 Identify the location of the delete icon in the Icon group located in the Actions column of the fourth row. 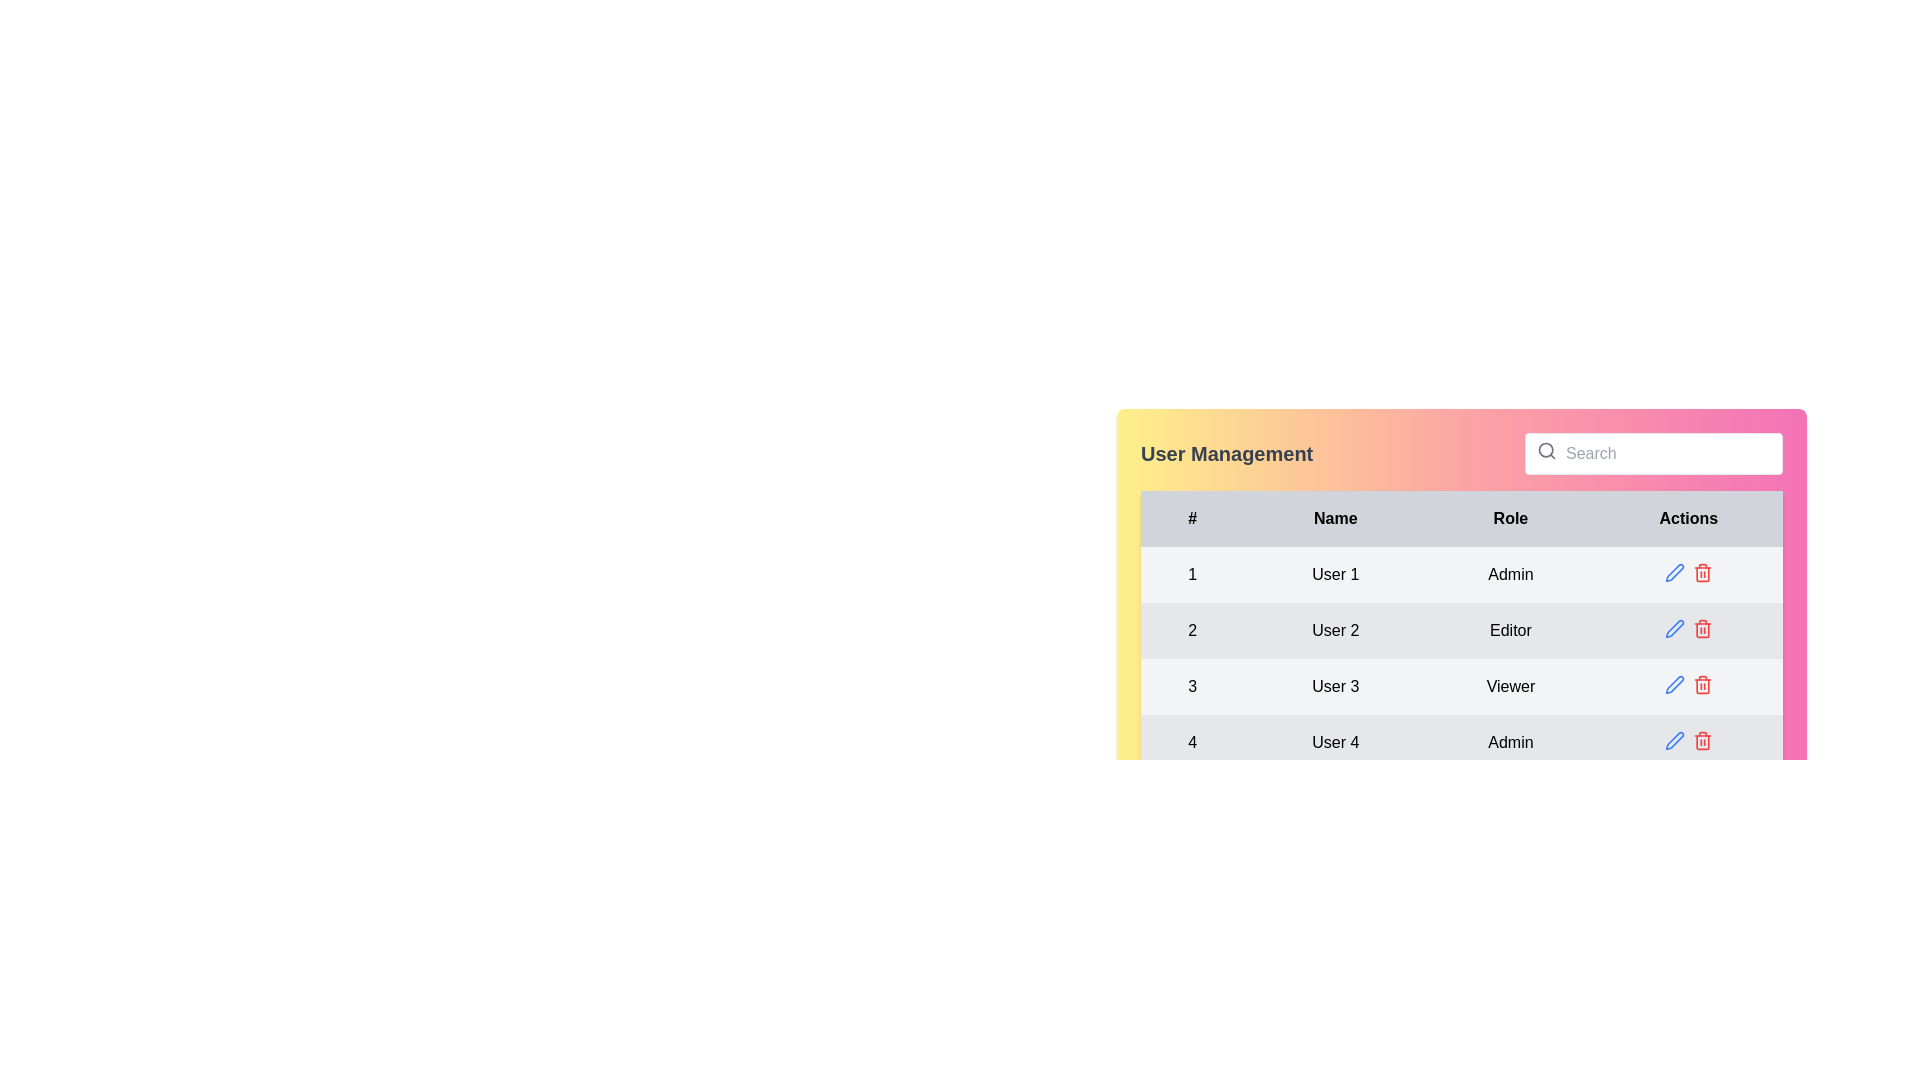
(1687, 740).